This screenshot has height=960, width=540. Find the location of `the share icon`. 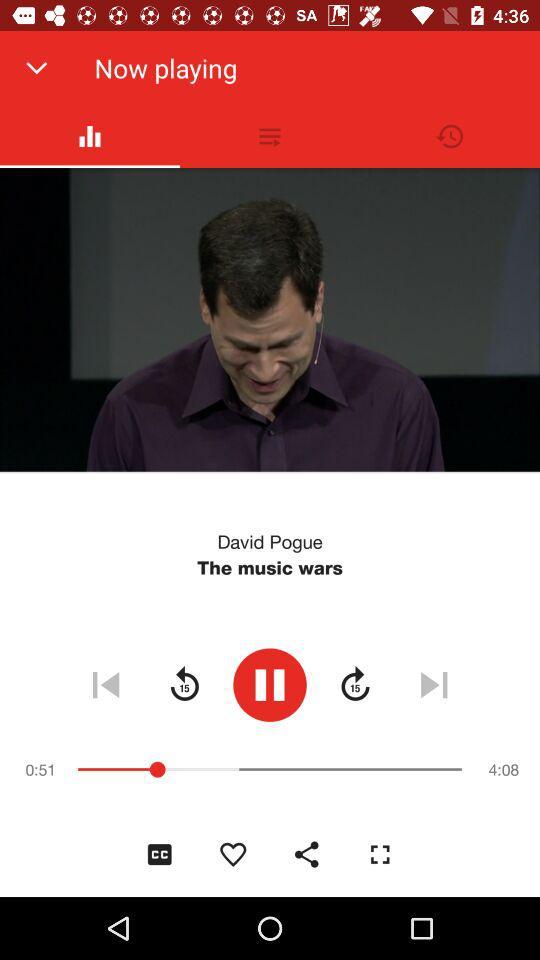

the share icon is located at coordinates (306, 853).